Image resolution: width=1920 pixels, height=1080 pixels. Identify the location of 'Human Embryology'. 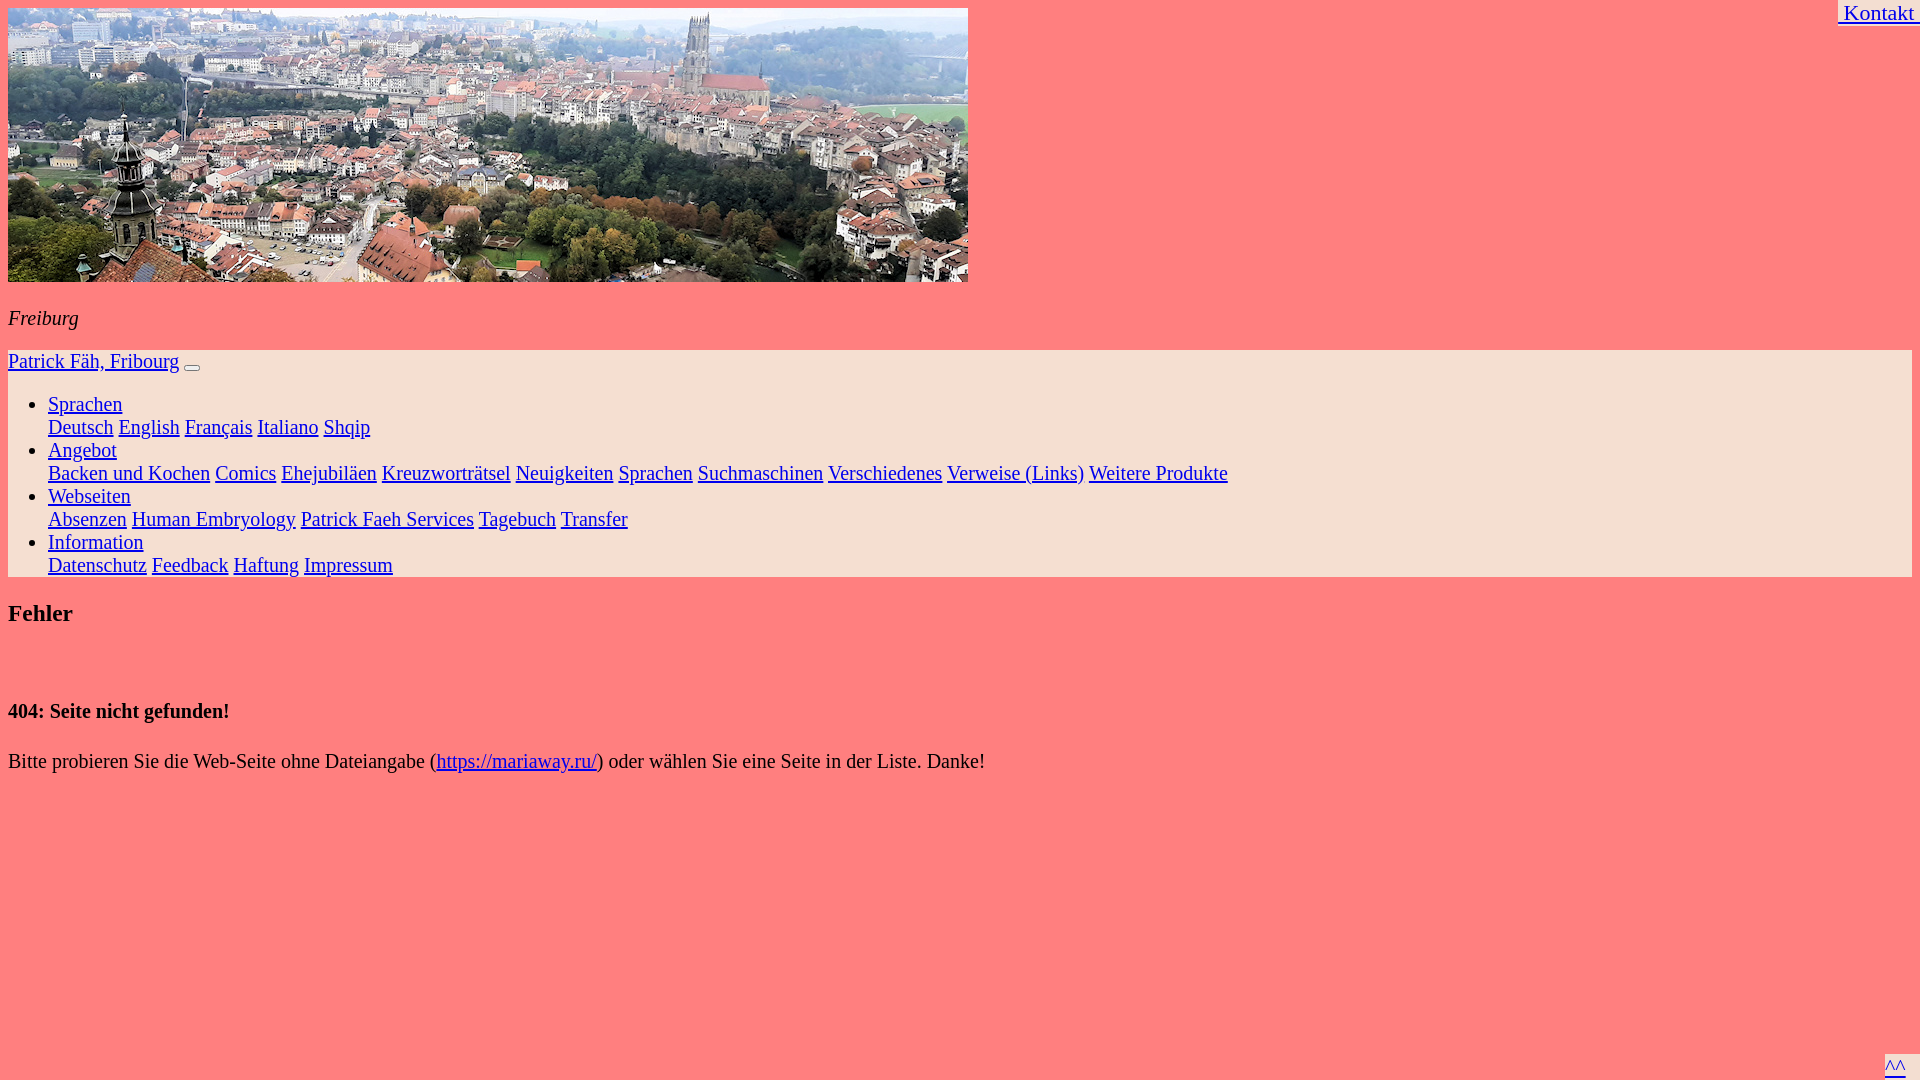
(214, 518).